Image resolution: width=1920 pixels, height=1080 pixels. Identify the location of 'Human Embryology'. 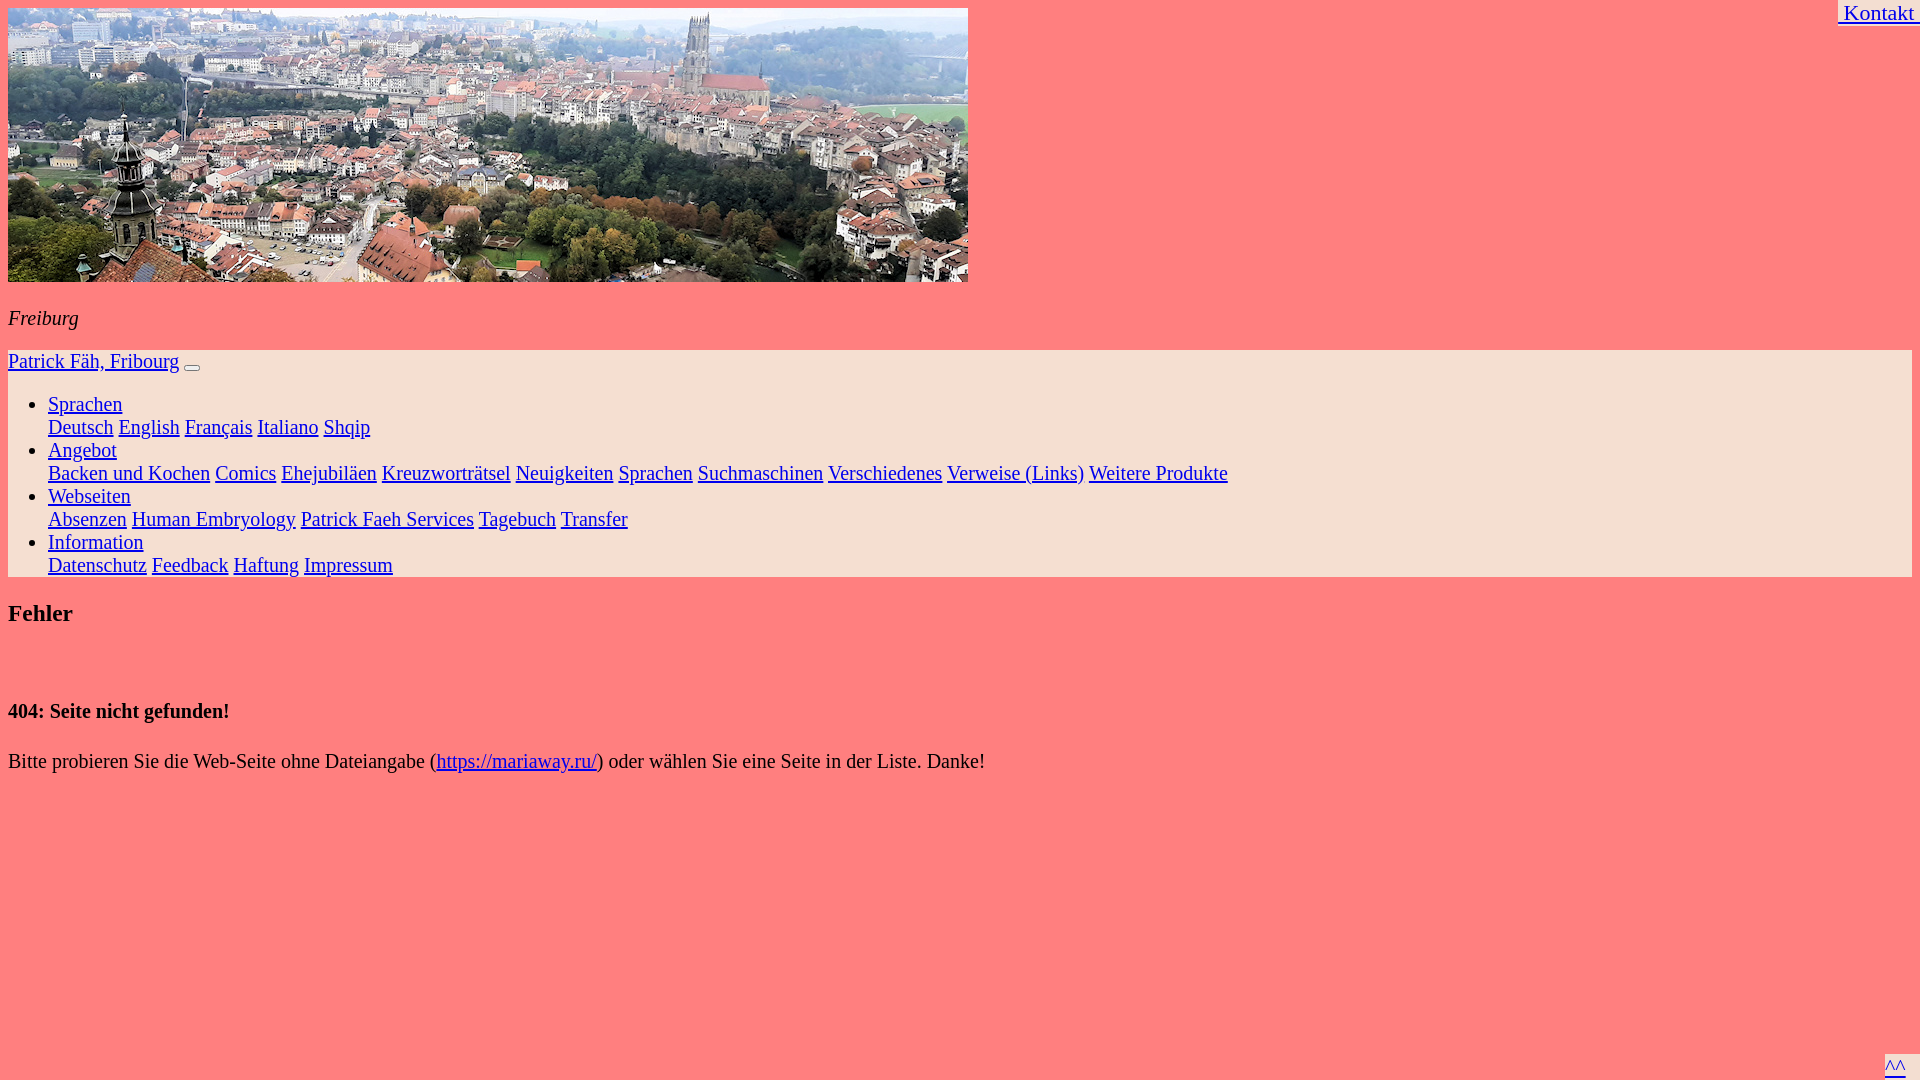
(214, 518).